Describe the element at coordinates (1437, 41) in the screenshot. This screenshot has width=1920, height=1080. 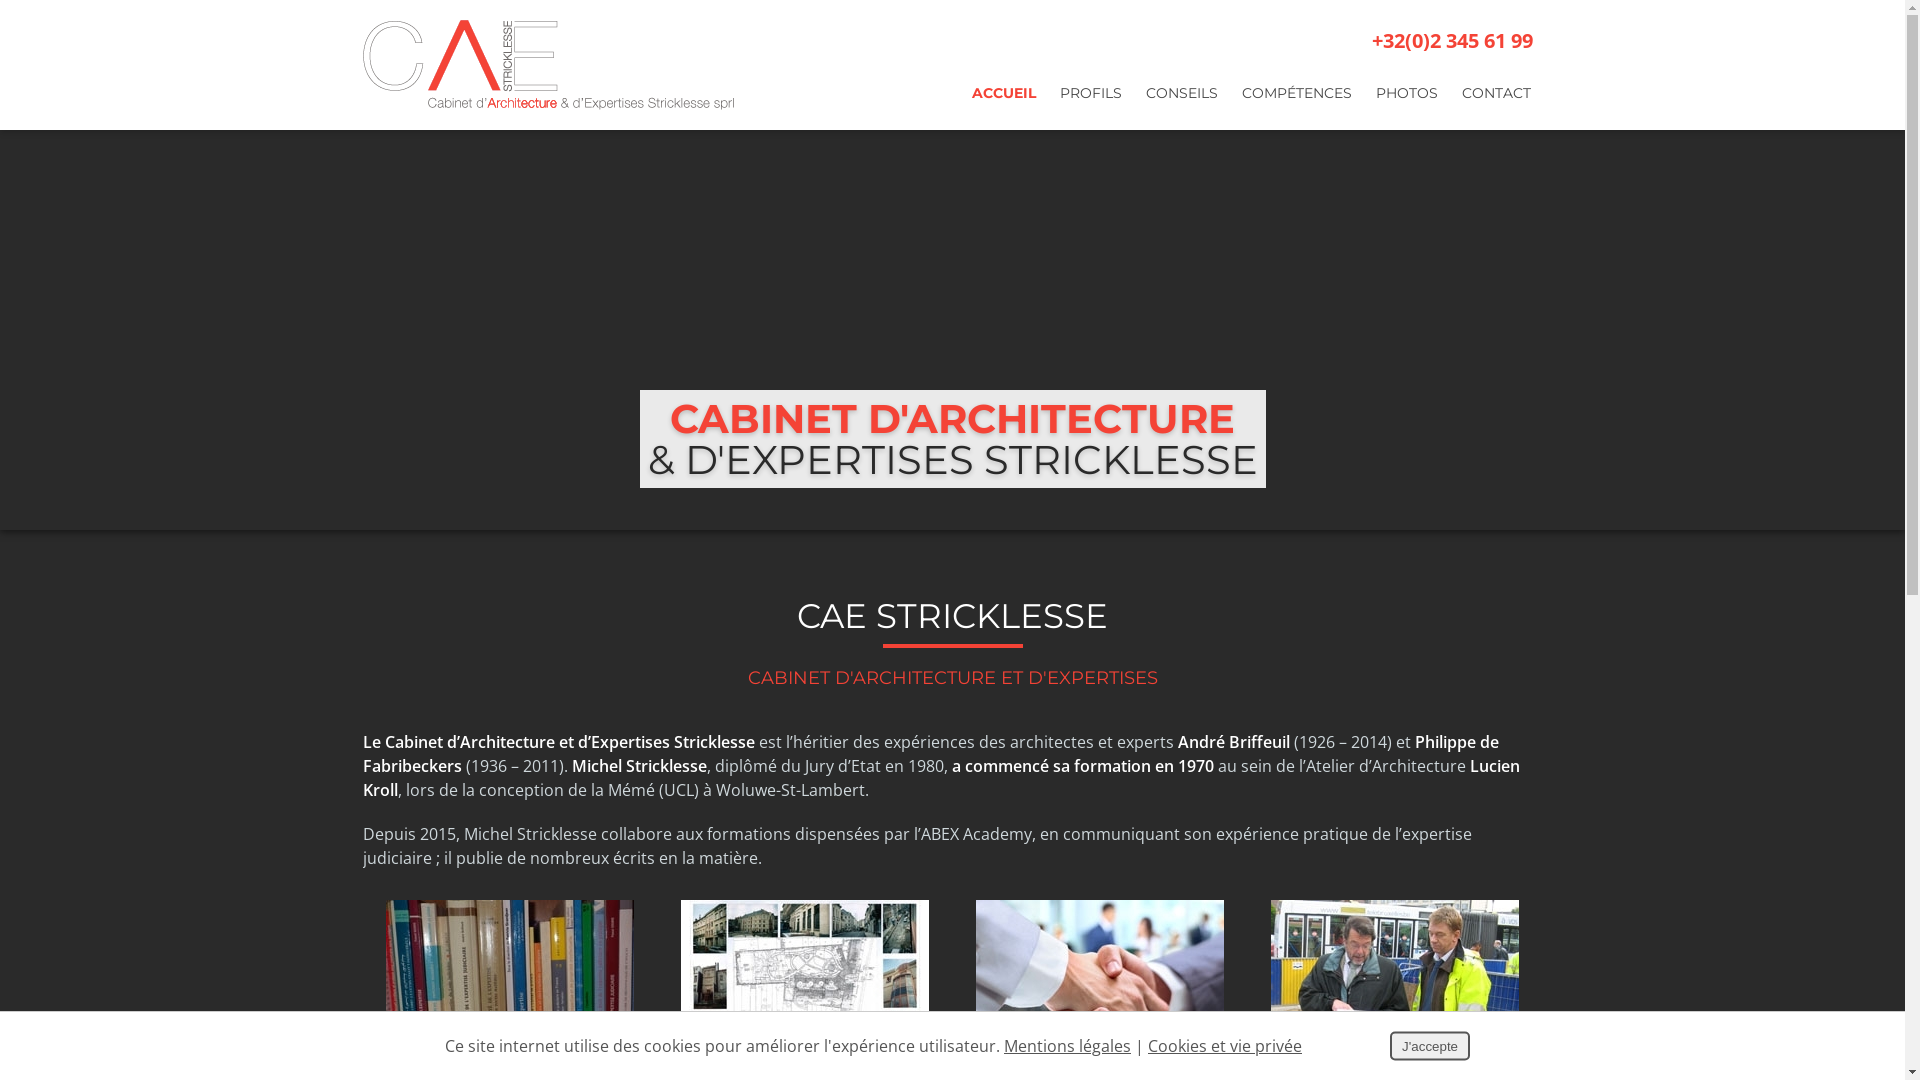
I see `'+32(0)2 345 61 99'` at that location.